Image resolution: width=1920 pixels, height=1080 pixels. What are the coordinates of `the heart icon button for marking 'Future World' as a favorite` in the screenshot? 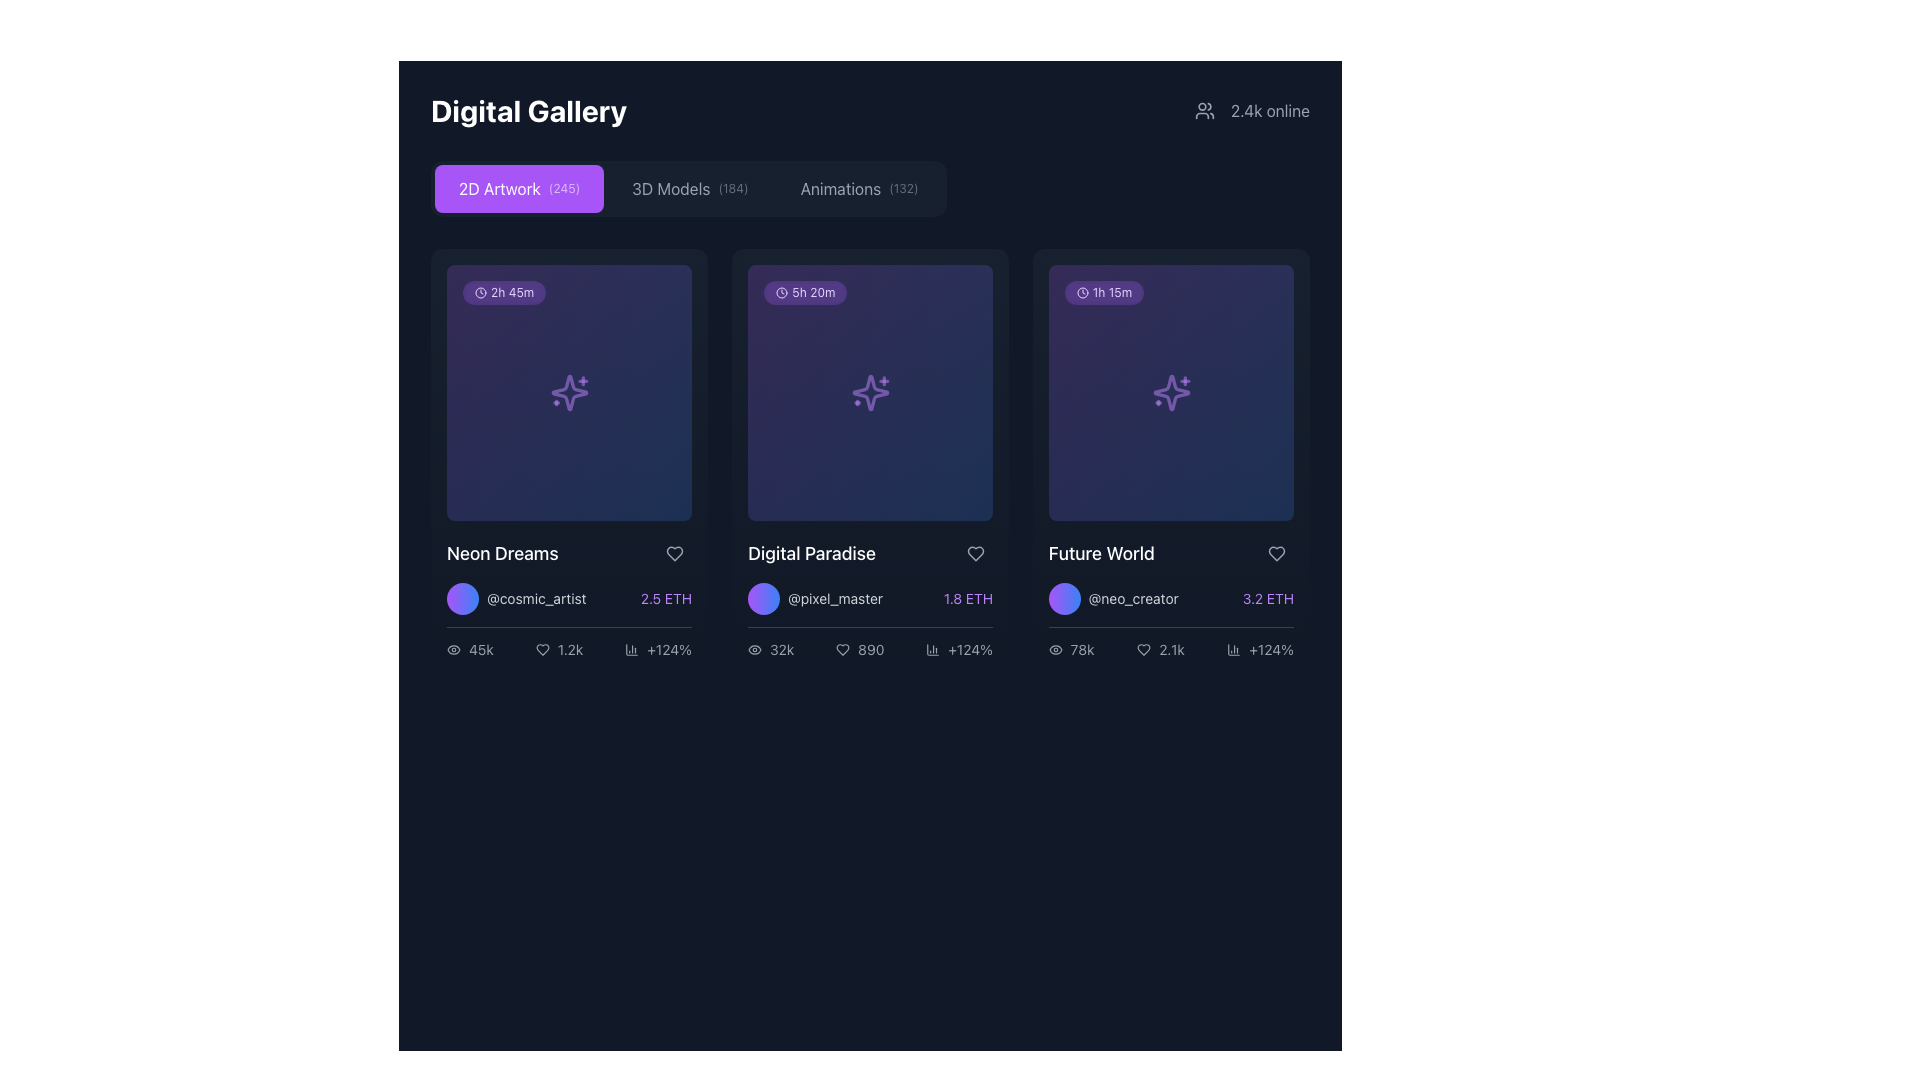 It's located at (1275, 554).